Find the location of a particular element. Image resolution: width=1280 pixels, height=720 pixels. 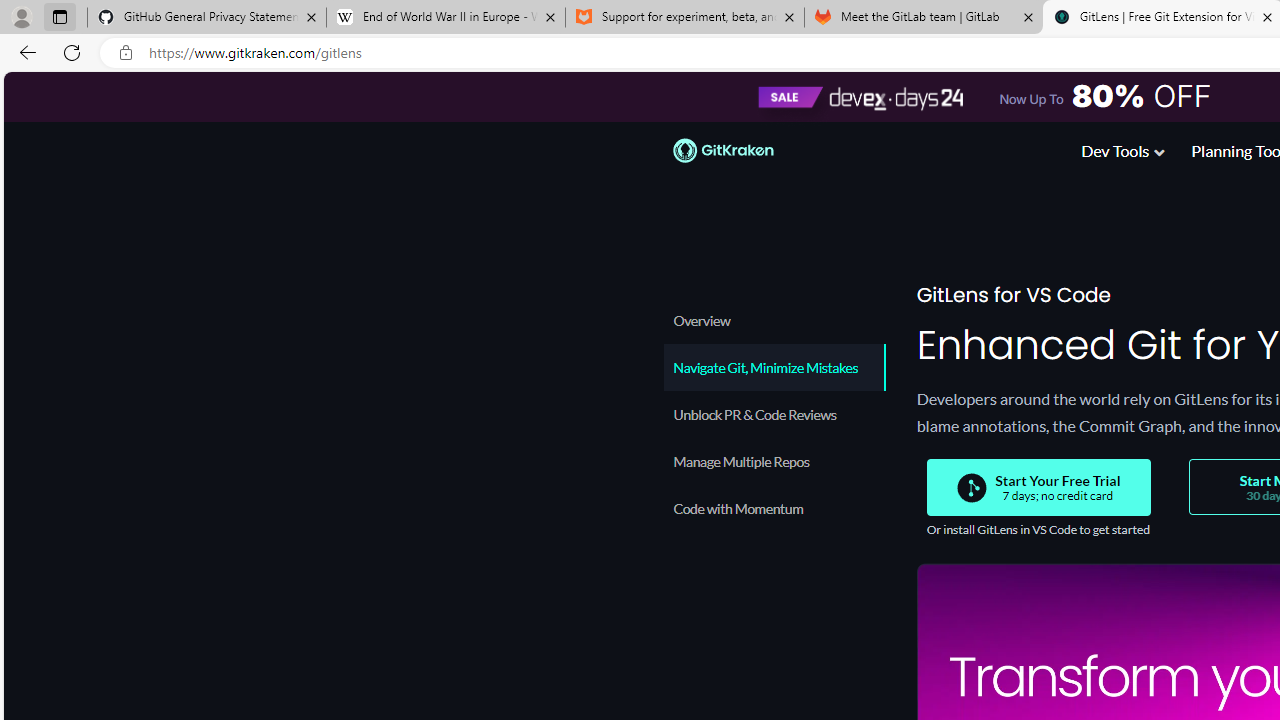

'Manage Multiple Repos' is located at coordinates (773, 461).